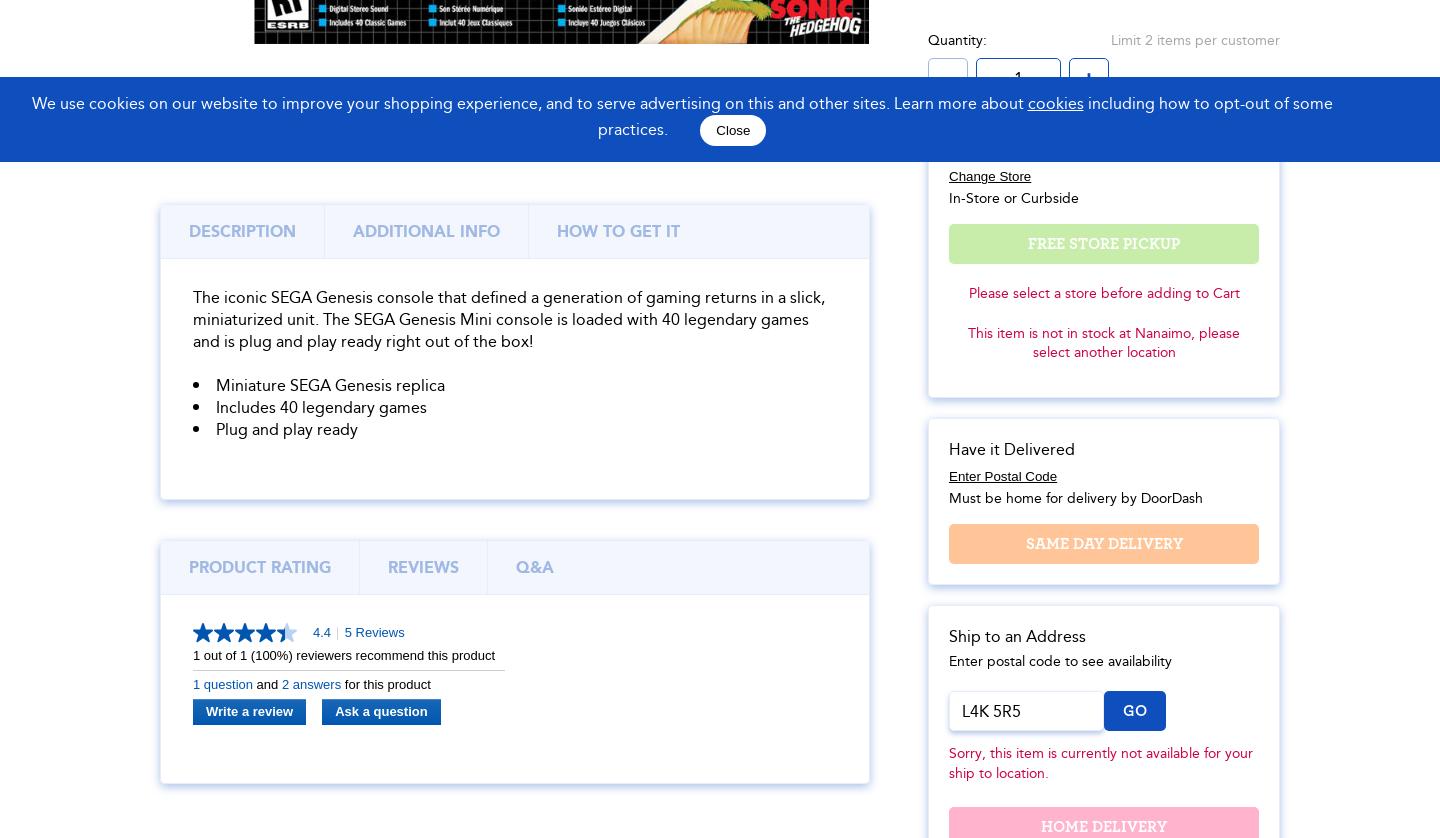  I want to click on 'This item is not in stock at Nanaimo, please select another location', so click(1103, 340).